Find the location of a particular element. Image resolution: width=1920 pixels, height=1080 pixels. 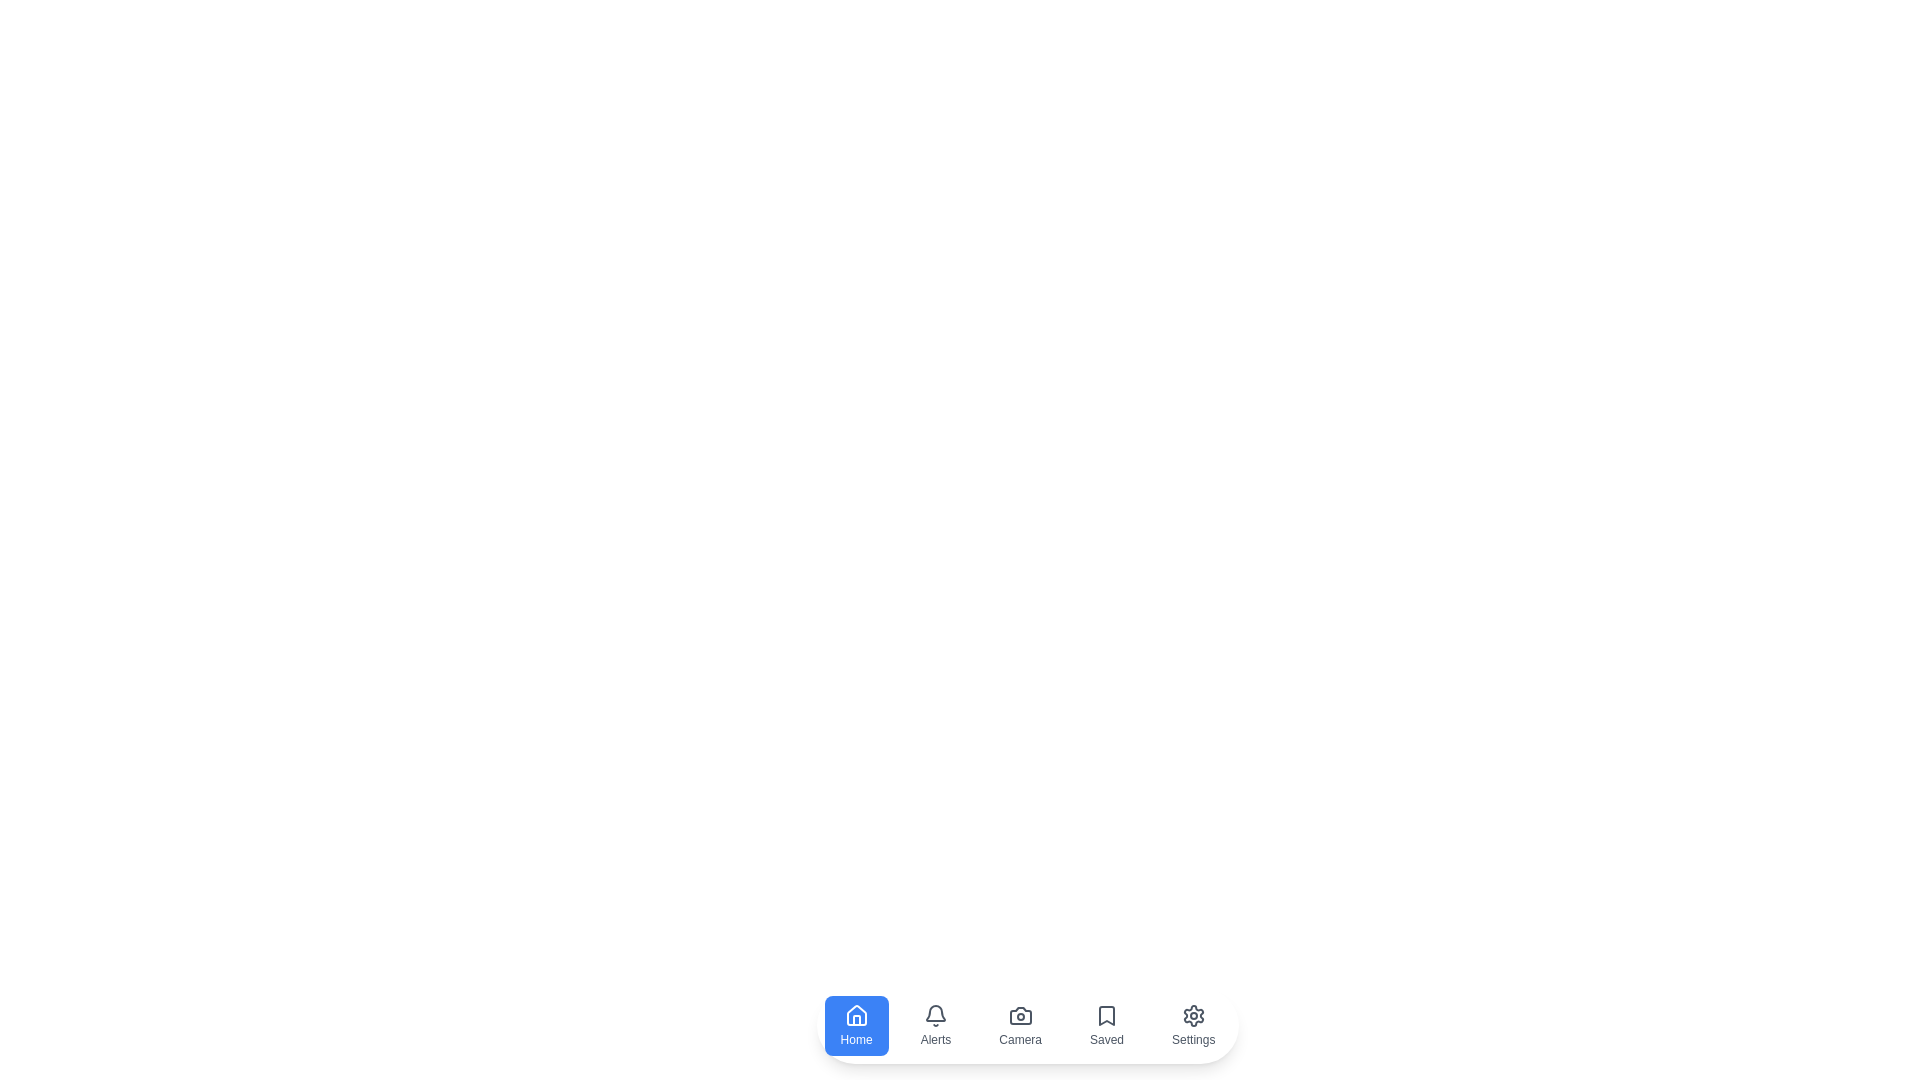

the navigation item Camera by clicking on its respective button is located at coordinates (1020, 1026).